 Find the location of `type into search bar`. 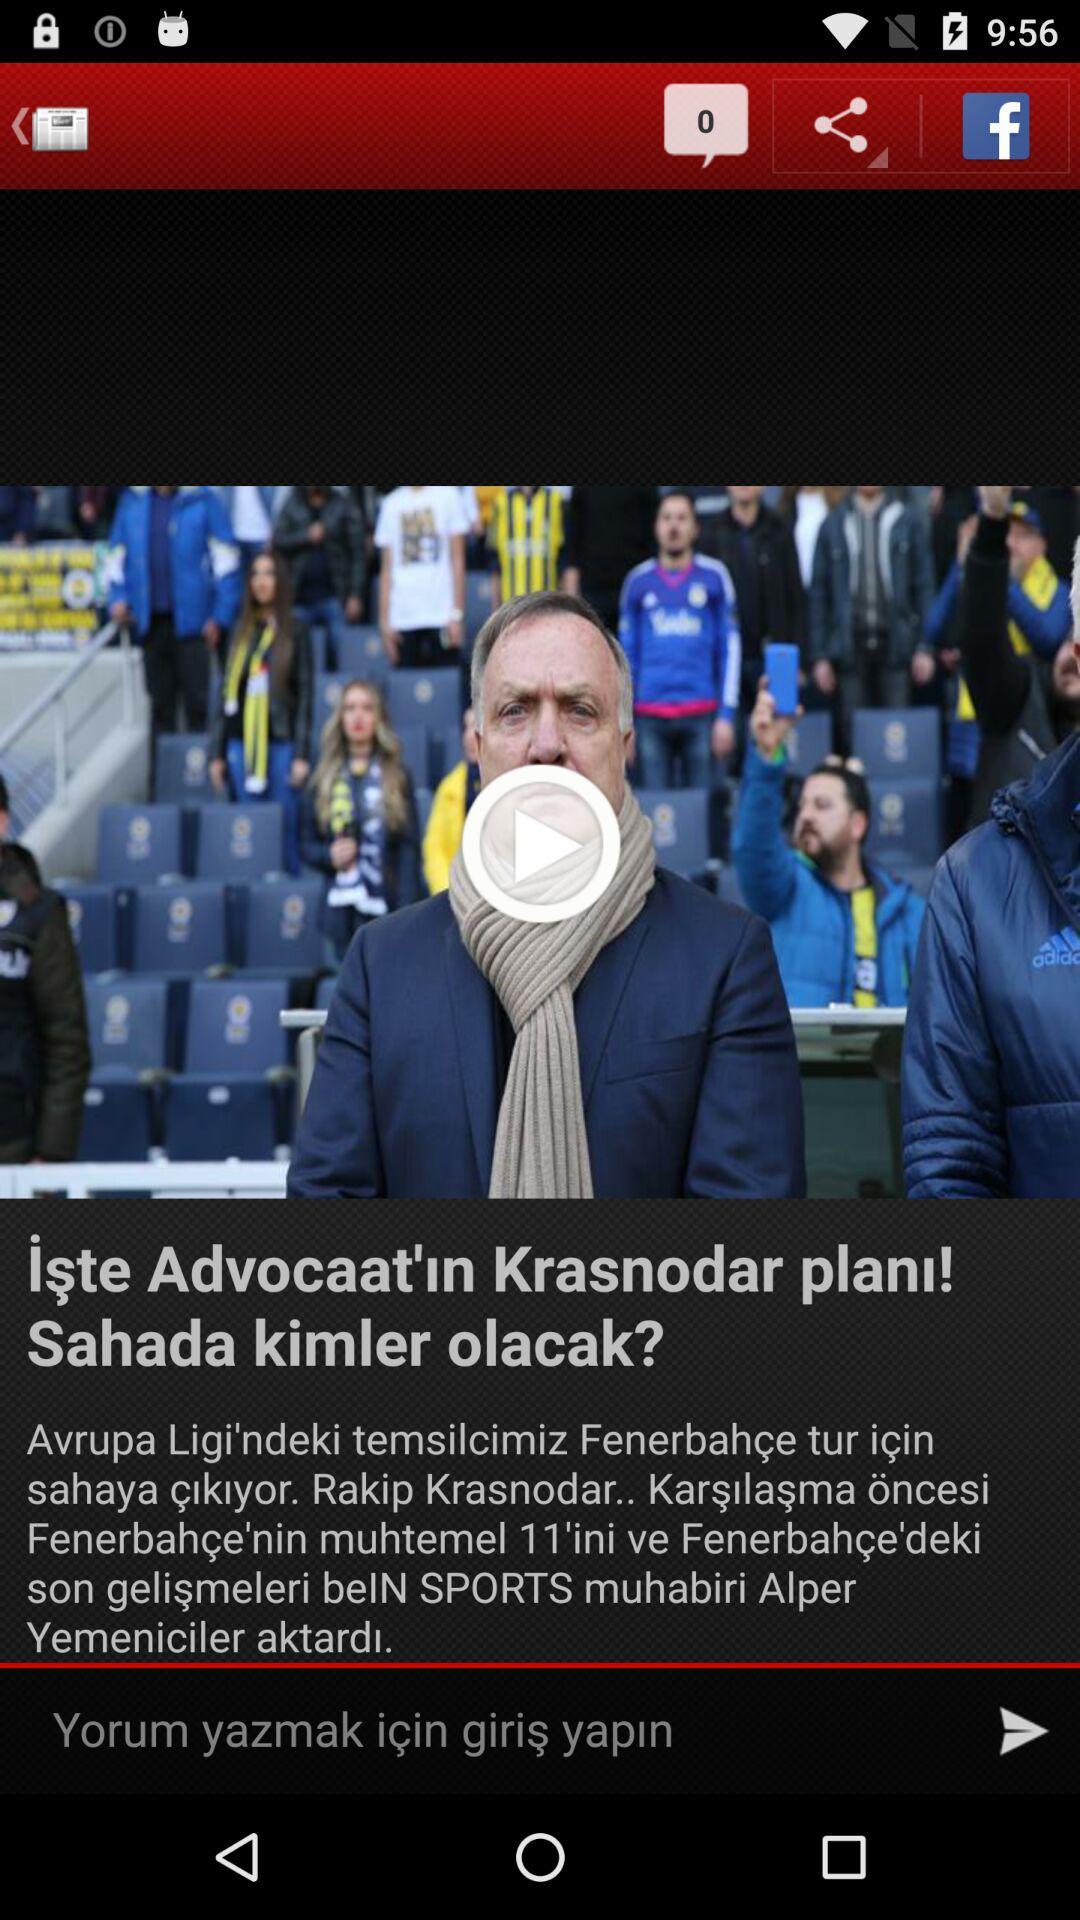

type into search bar is located at coordinates (503, 1730).